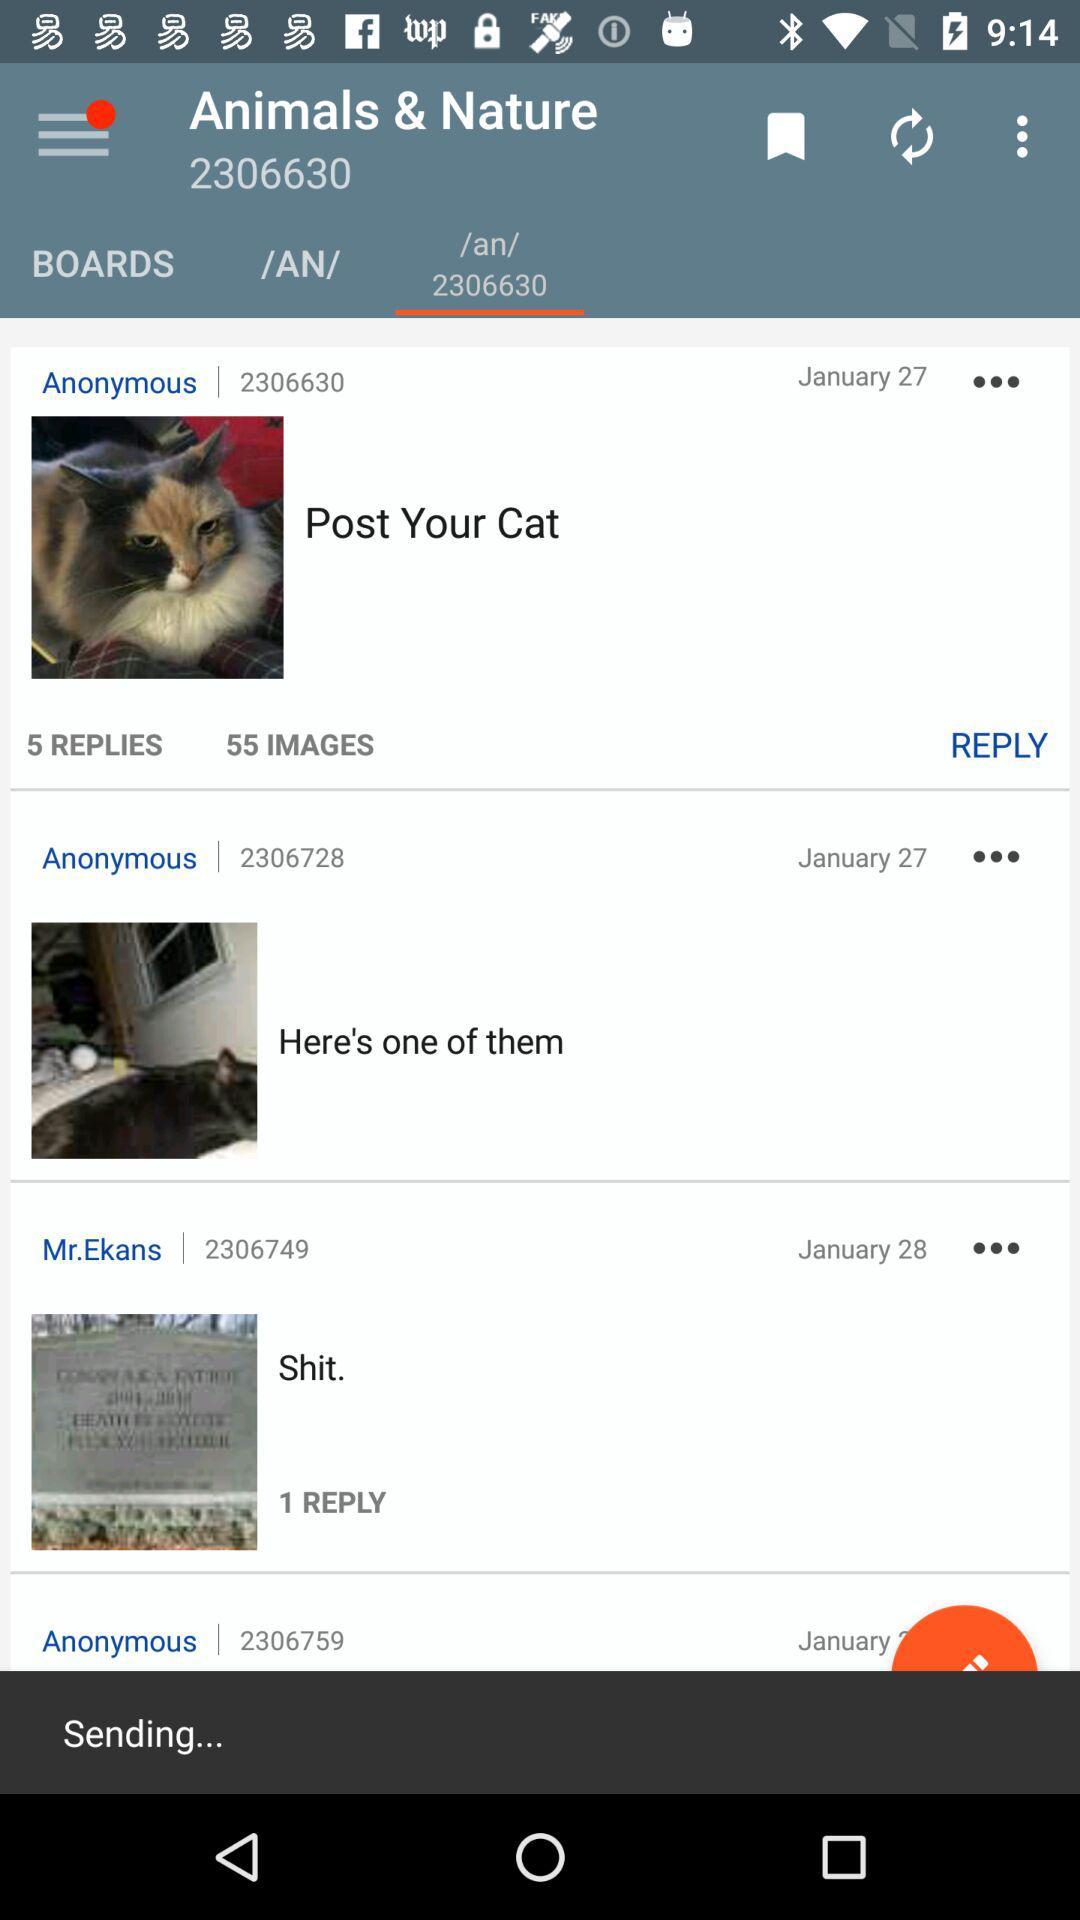 The height and width of the screenshot is (1920, 1080). What do you see at coordinates (300, 742) in the screenshot?
I see `item next to the 6 replies item` at bounding box center [300, 742].